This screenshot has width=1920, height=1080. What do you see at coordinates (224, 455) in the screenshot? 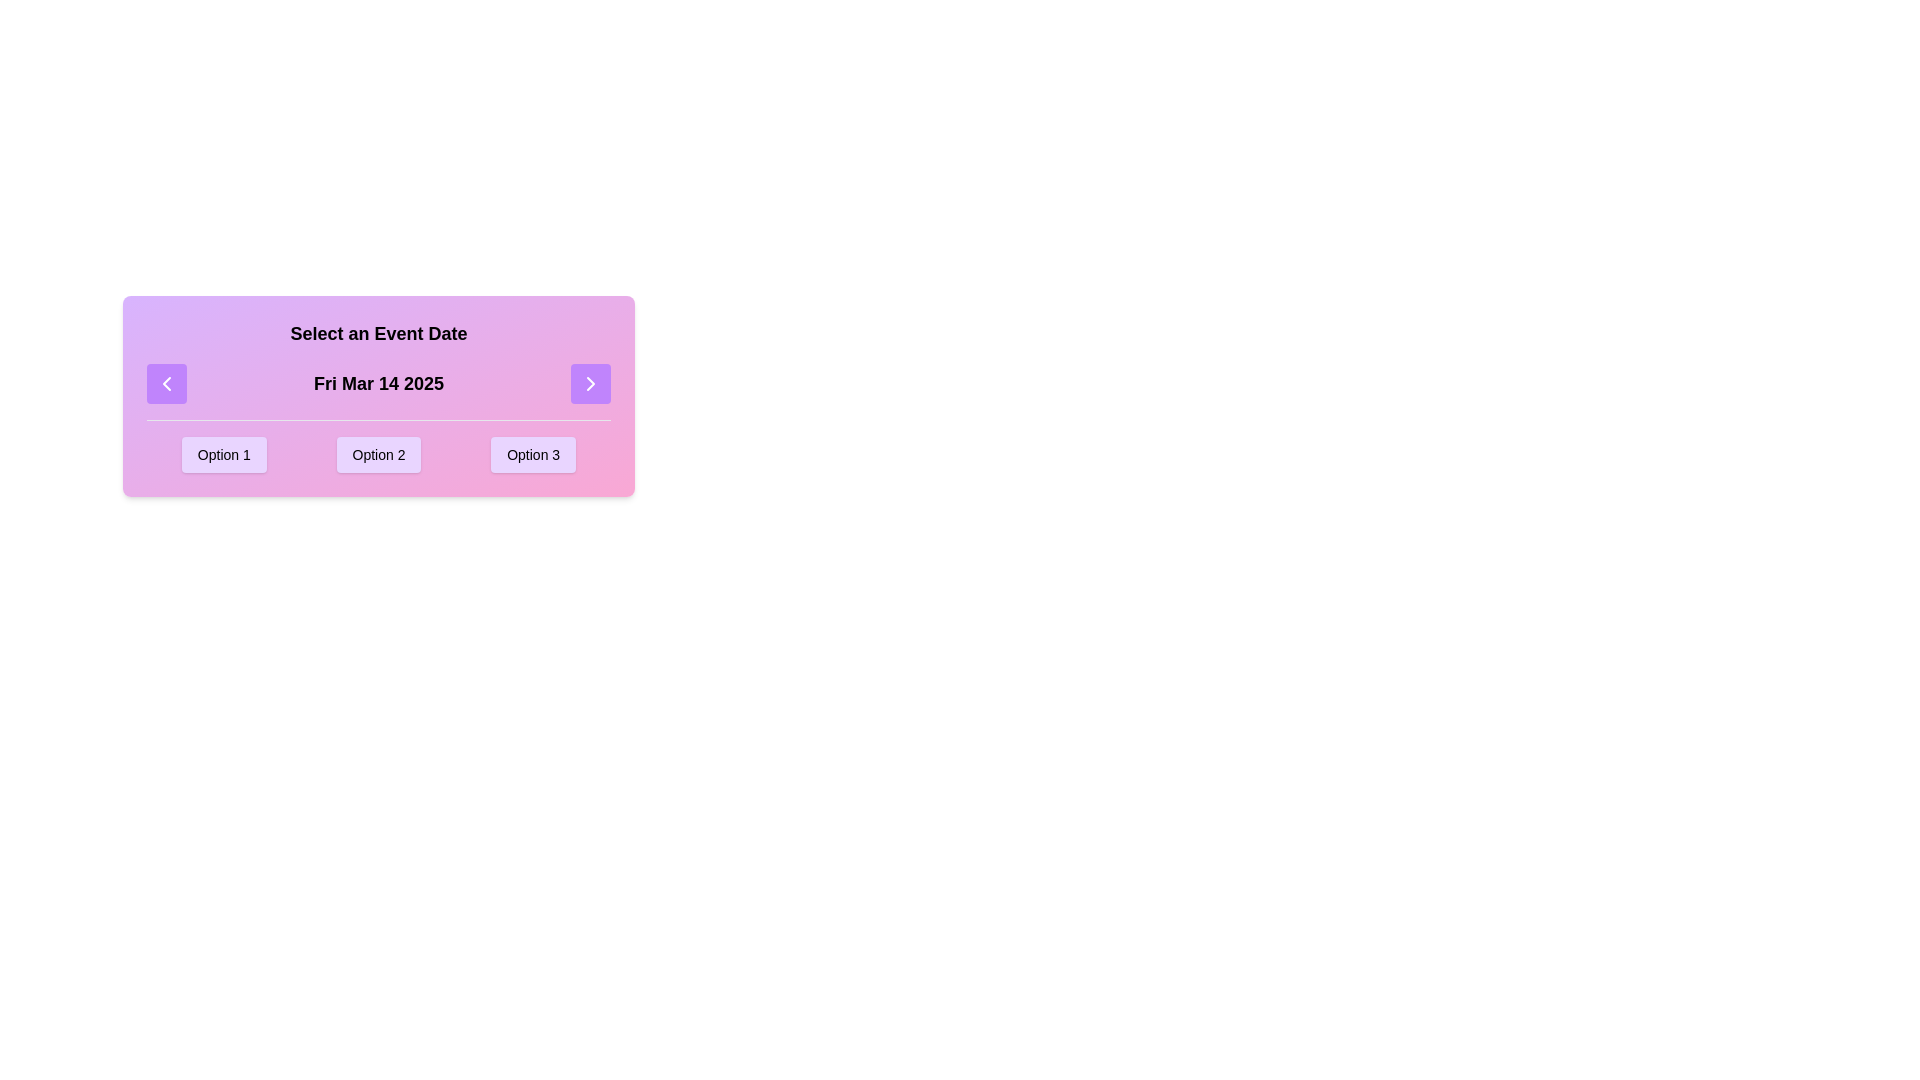
I see `the rectangular button labeled 'Option 1' with a purple background` at bounding box center [224, 455].